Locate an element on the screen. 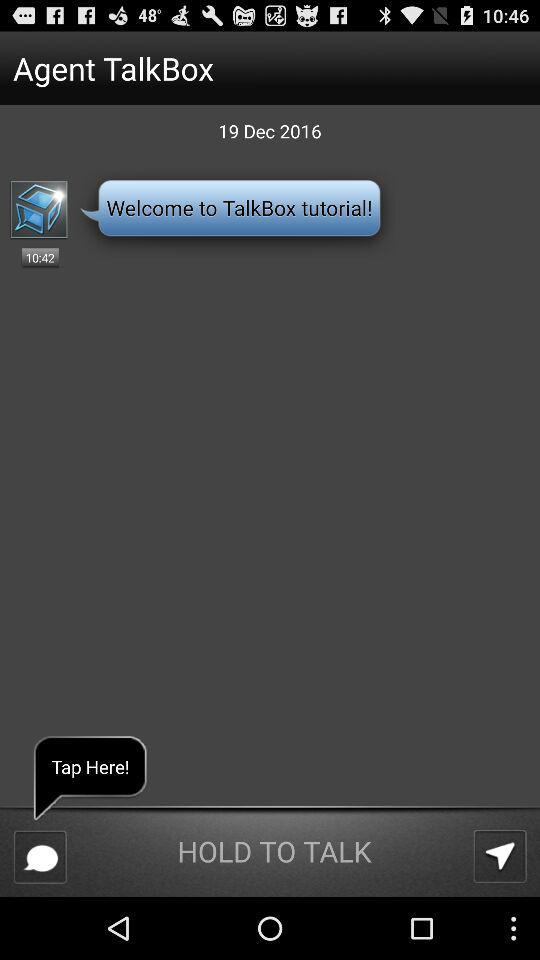 The image size is (540, 960). app to the left of hold to talk is located at coordinates (40, 856).